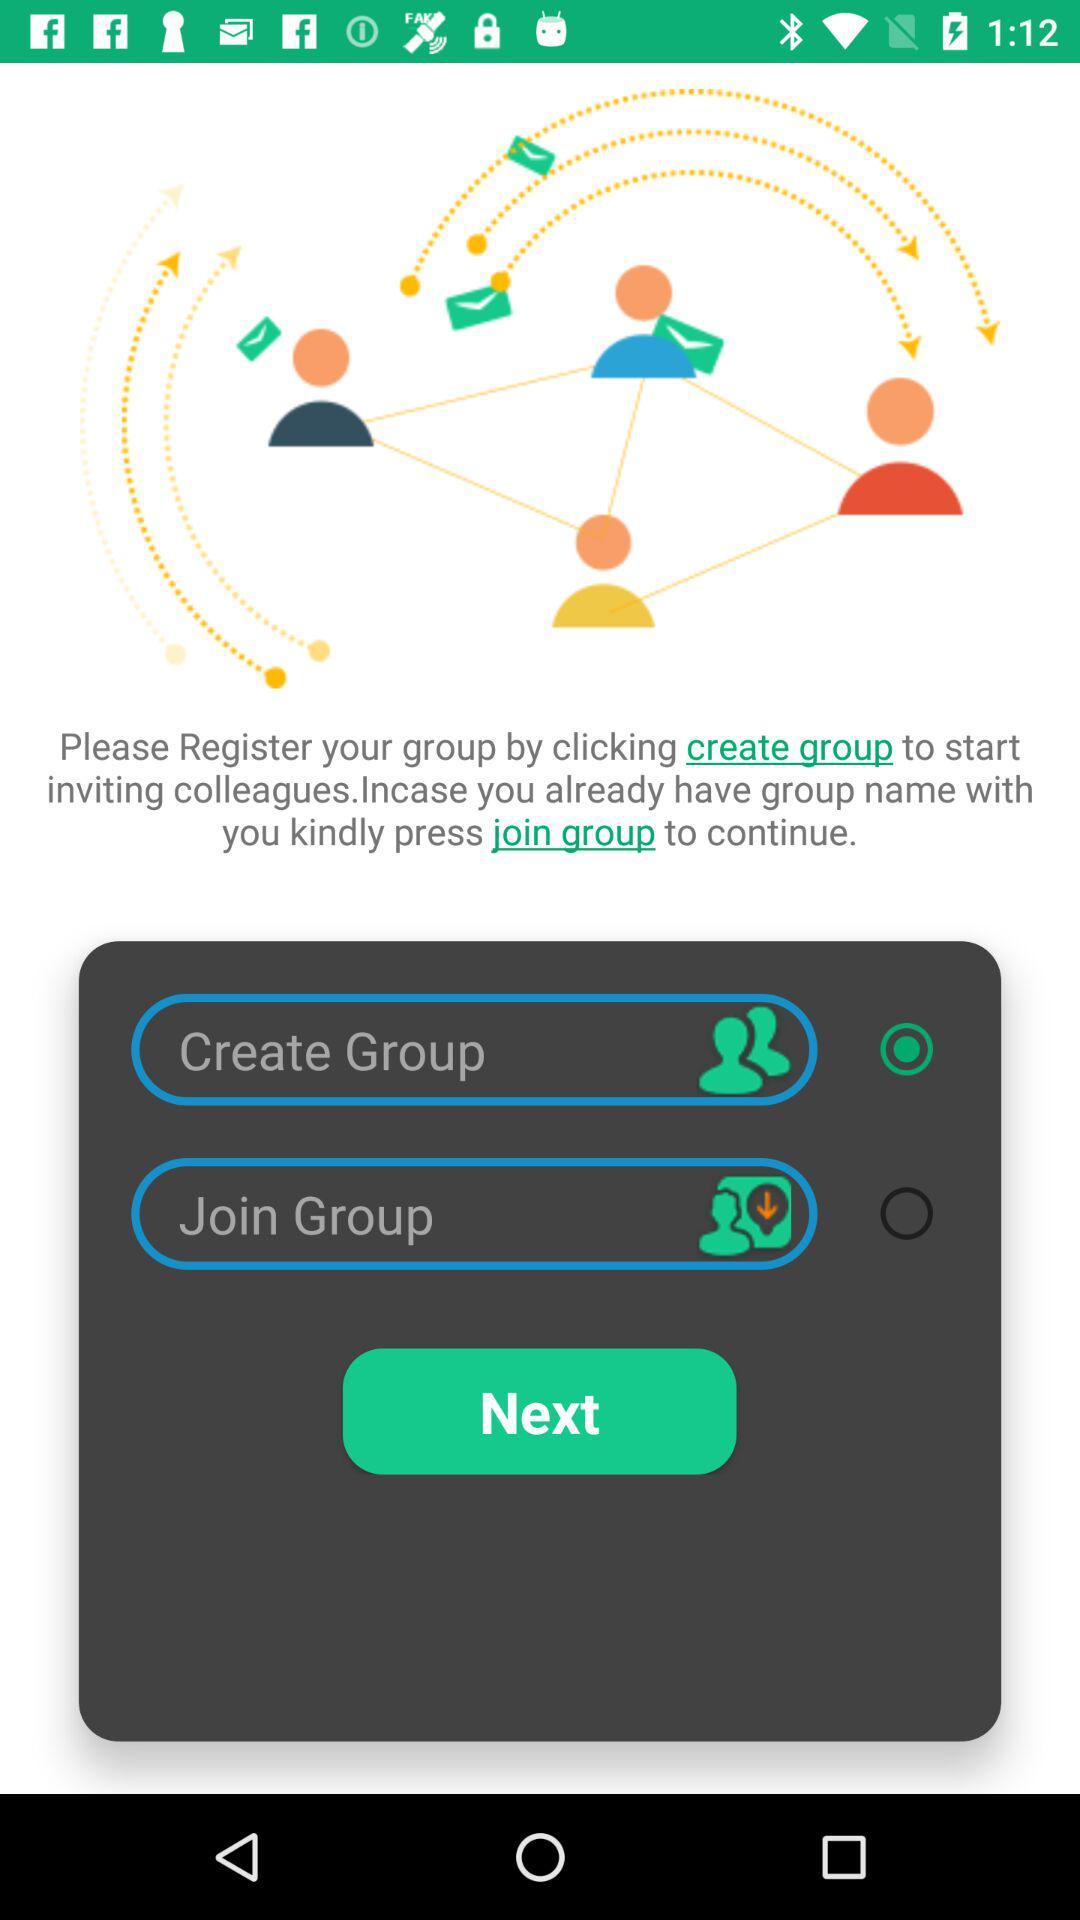 The width and height of the screenshot is (1080, 1920). What do you see at coordinates (540, 787) in the screenshot?
I see `the please register your` at bounding box center [540, 787].